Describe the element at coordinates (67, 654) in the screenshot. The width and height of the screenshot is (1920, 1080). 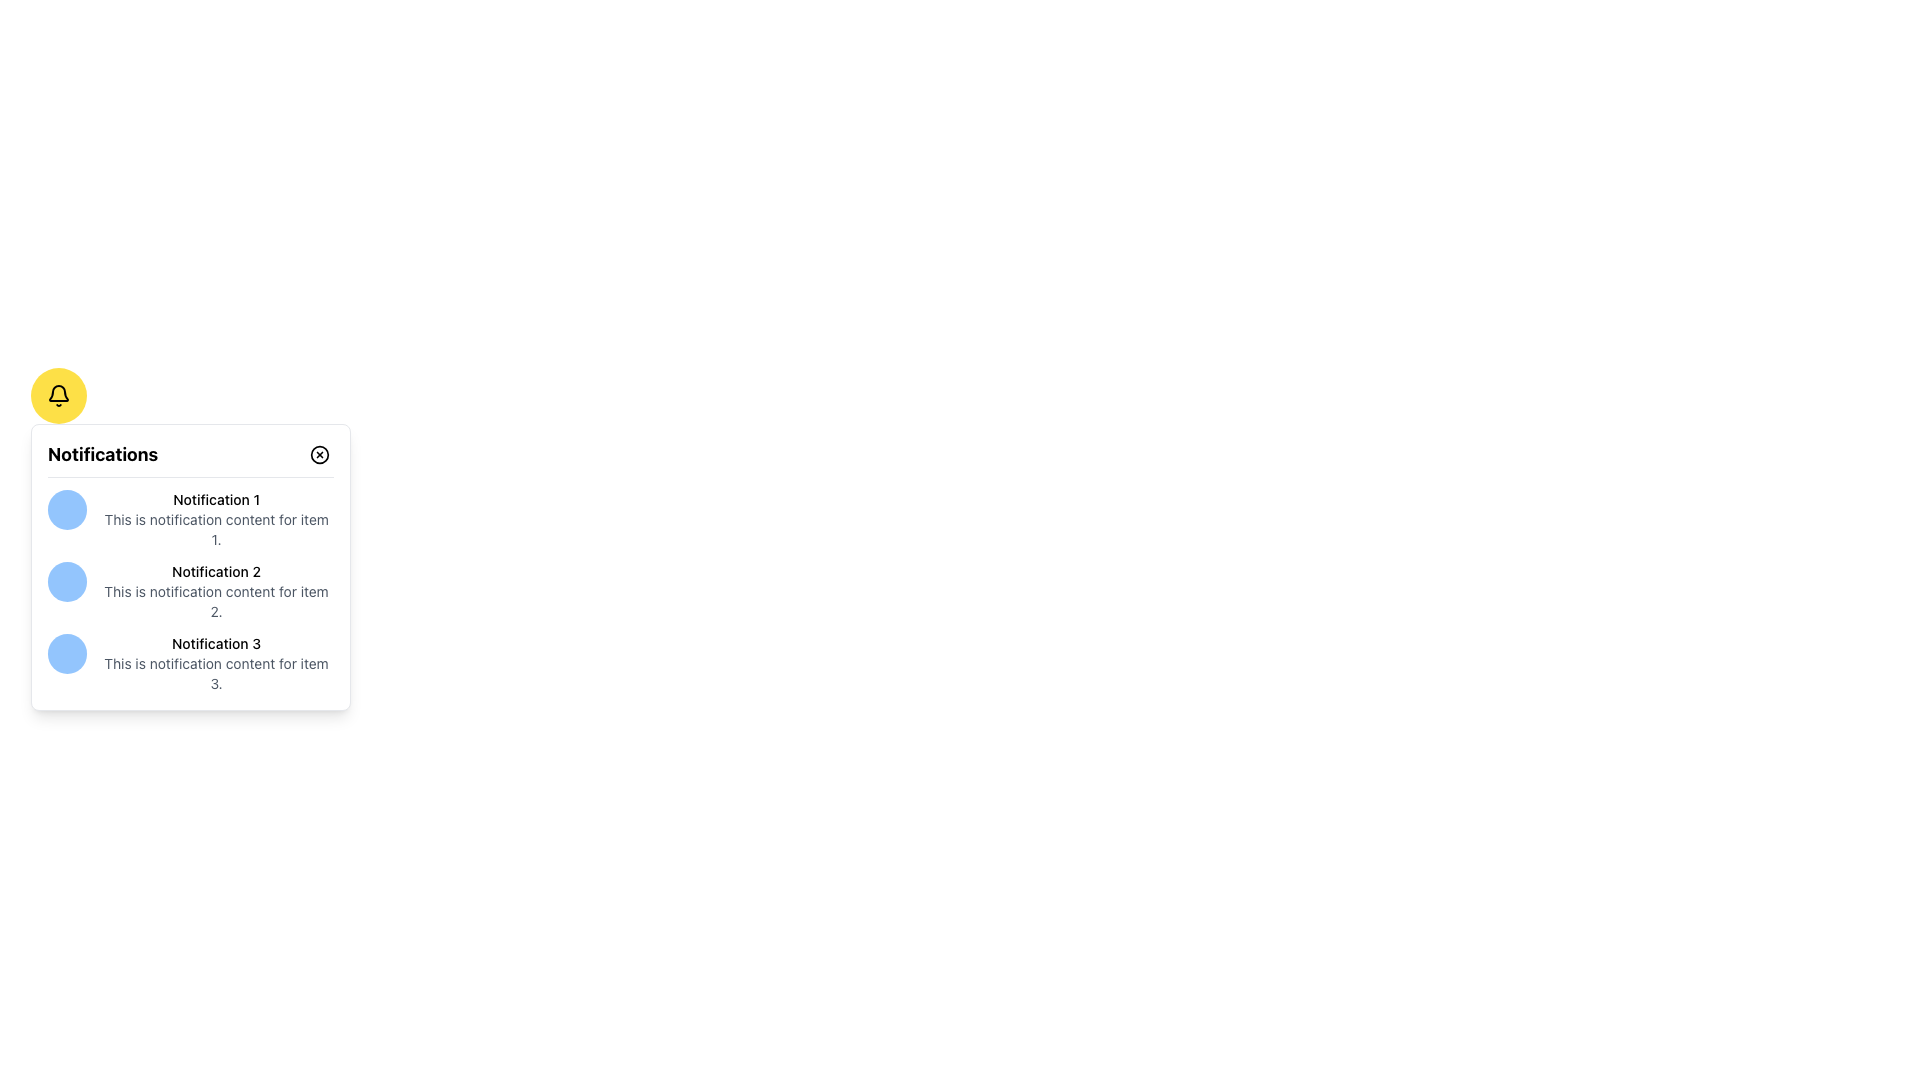
I see `the static visual indicator for the bottom-most notification entry, which visually distinguishes 'Notification 3' from other entries` at that location.